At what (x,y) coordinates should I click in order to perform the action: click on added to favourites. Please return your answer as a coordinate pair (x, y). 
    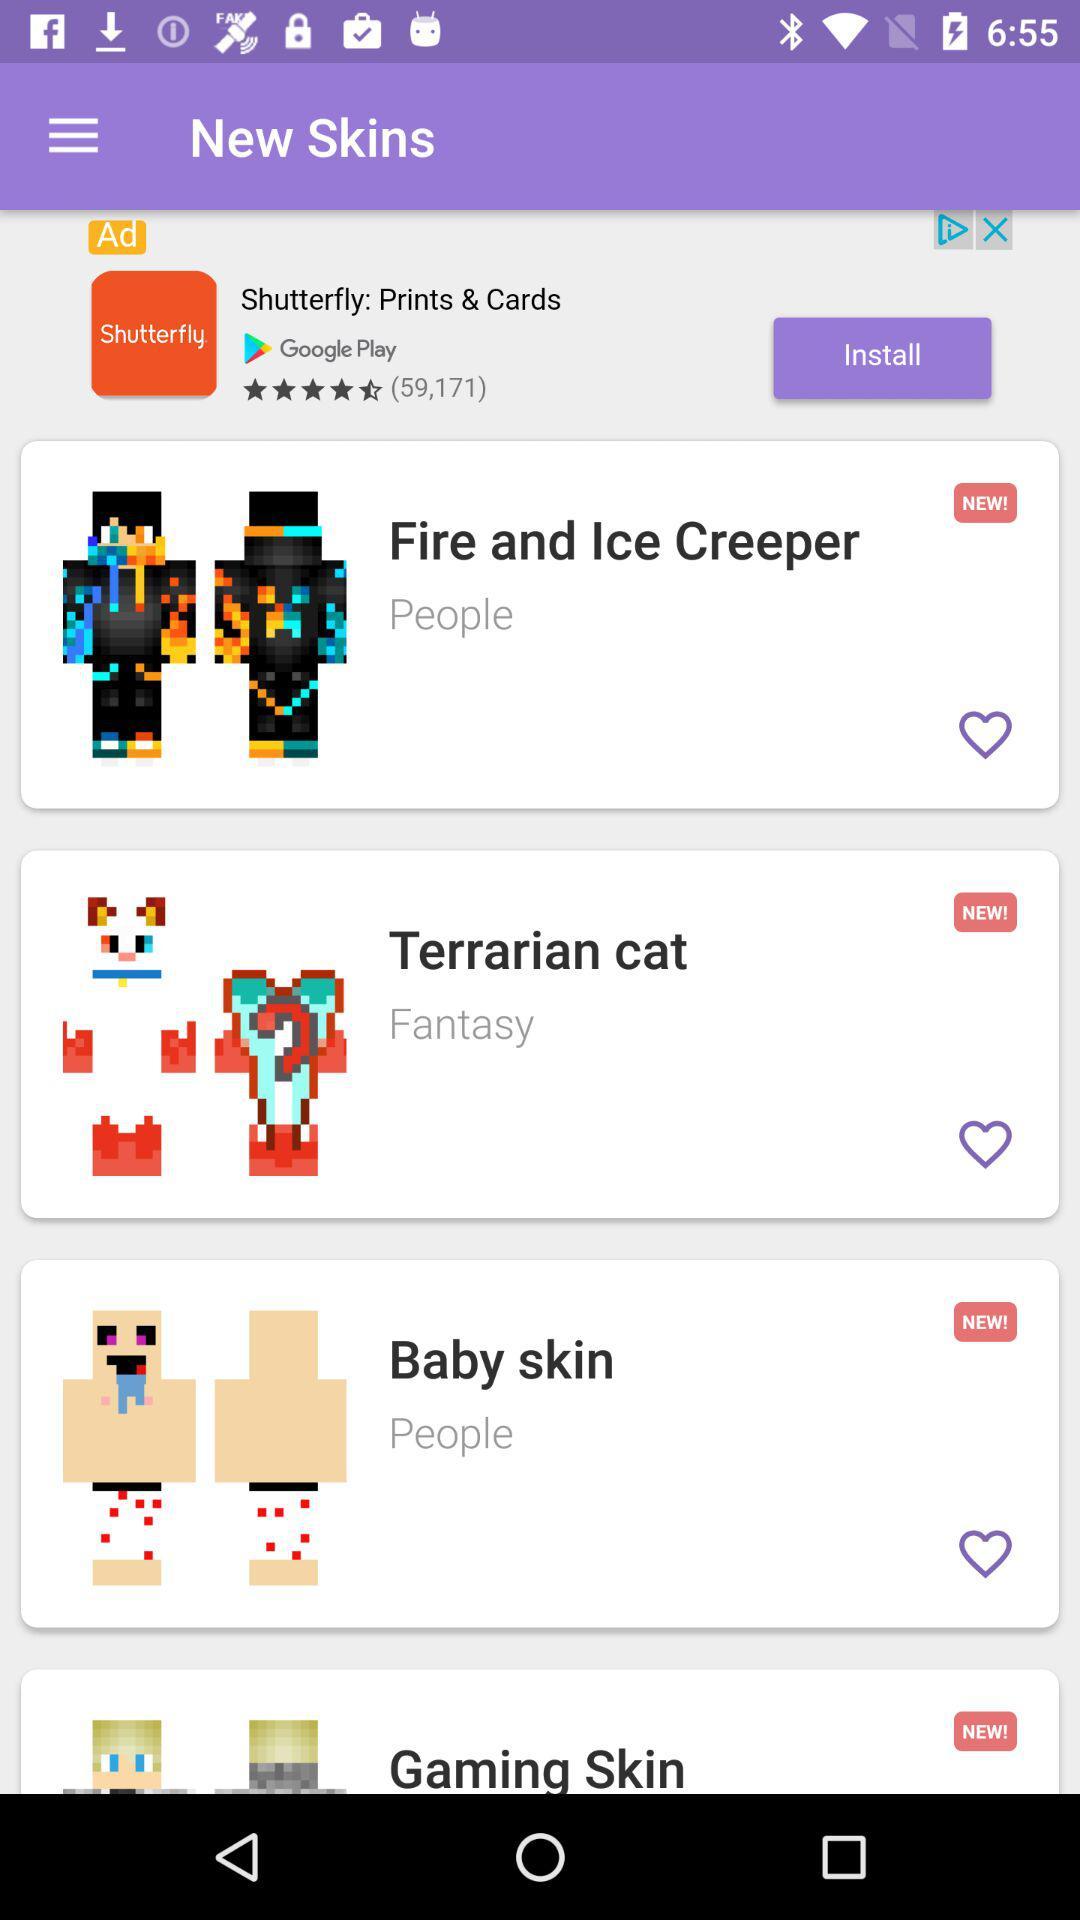
    Looking at the image, I should click on (984, 1144).